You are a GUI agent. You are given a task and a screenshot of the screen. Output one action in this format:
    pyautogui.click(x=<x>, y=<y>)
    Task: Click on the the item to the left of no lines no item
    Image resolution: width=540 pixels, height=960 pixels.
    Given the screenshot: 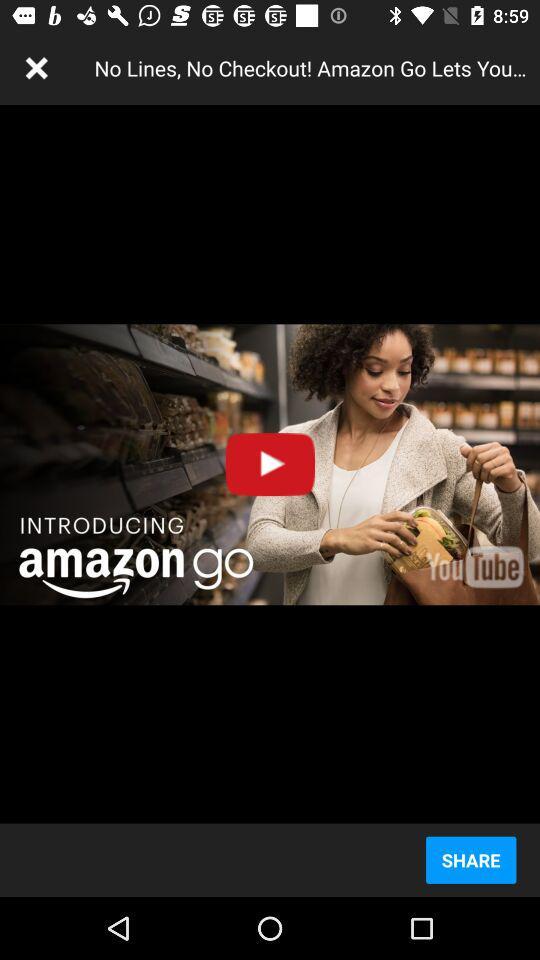 What is the action you would take?
    pyautogui.click(x=36, y=68)
    